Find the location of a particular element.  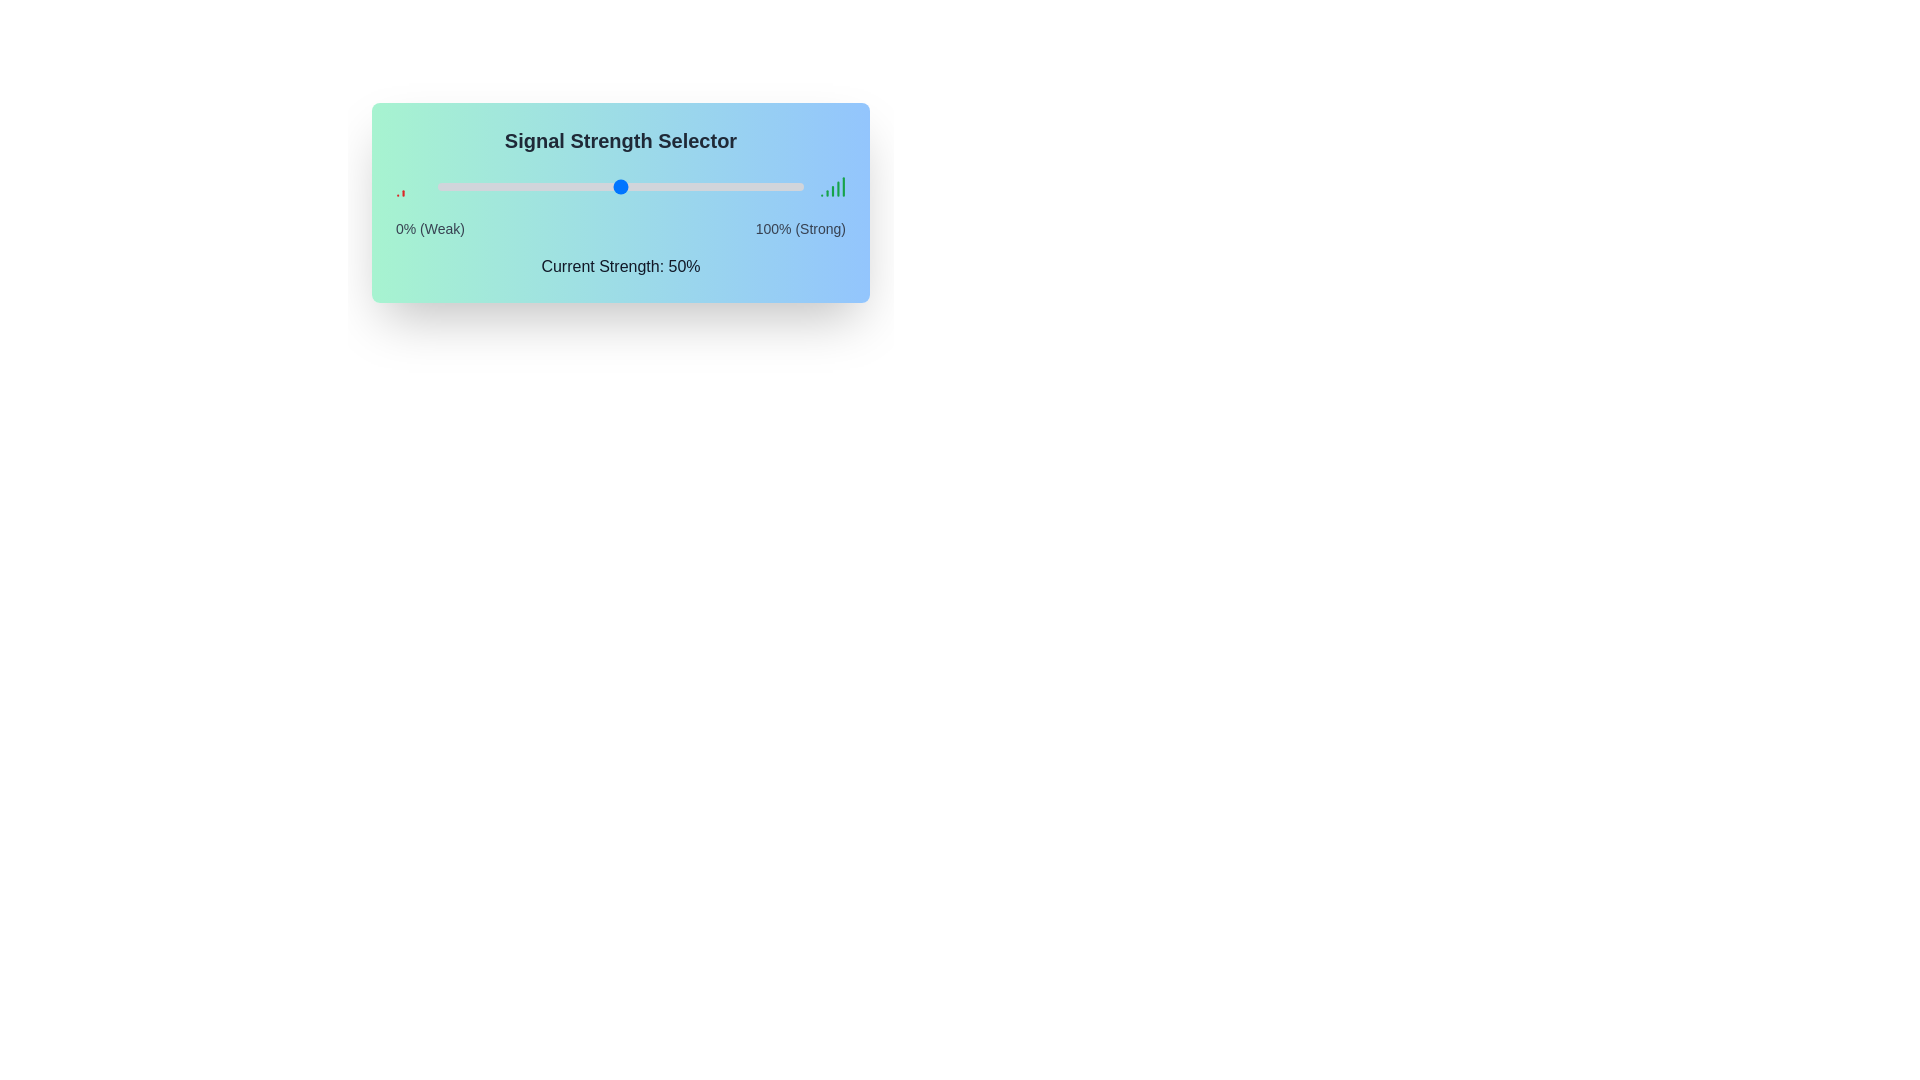

the signal strength slider to 11% to observe the visual signal strength indicators is located at coordinates (477, 186).